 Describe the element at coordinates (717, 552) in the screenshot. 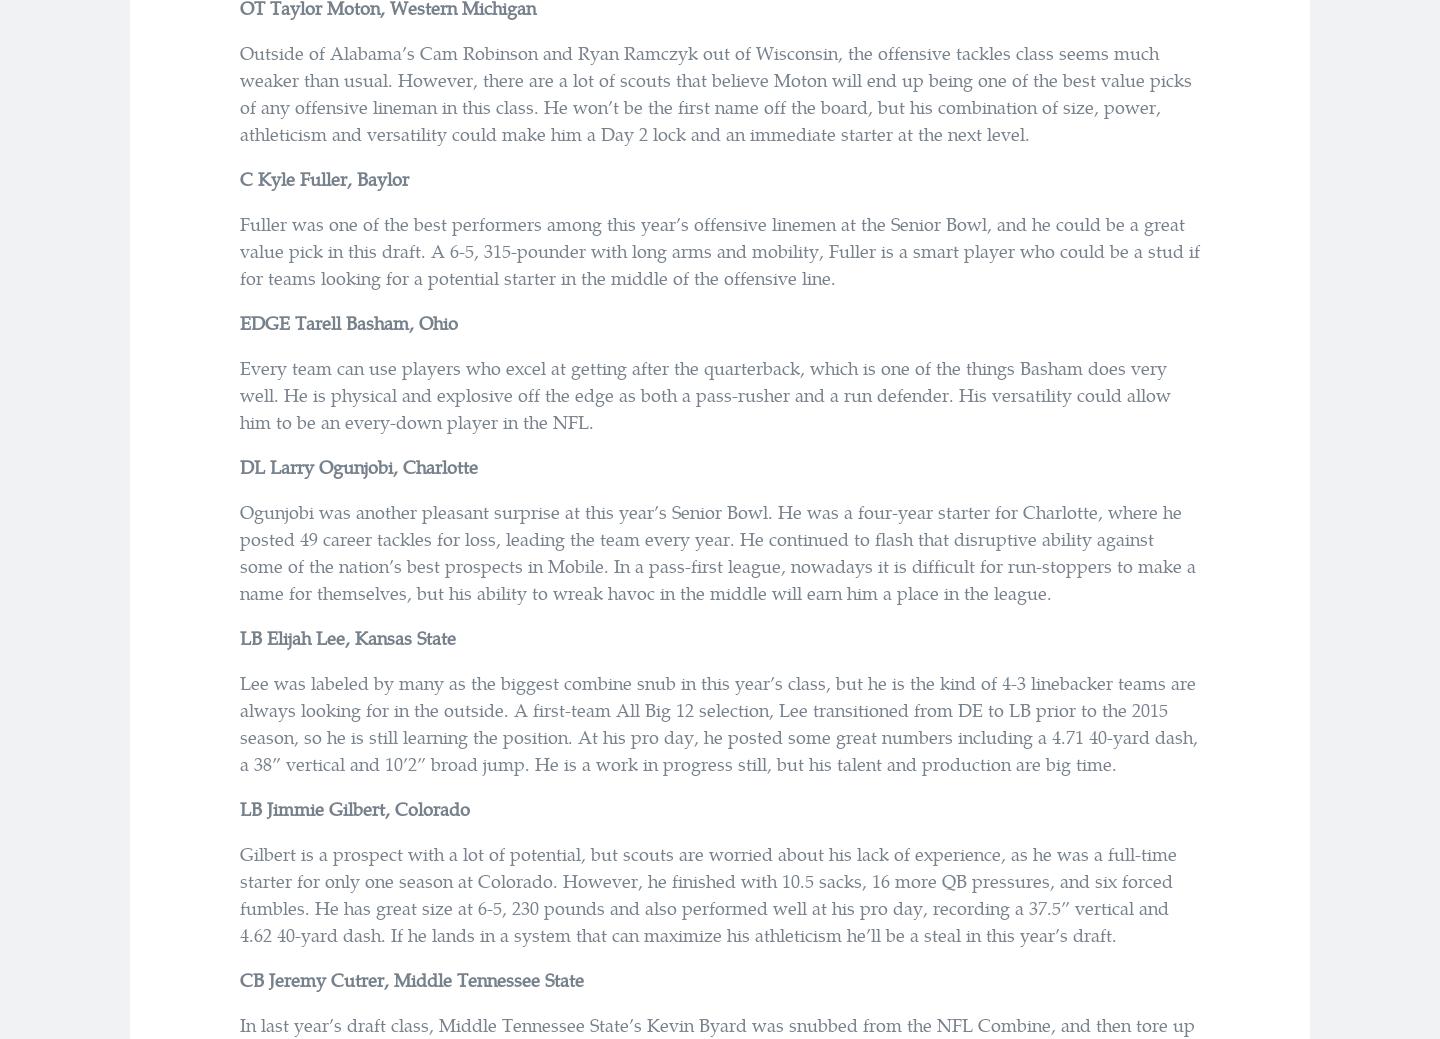

I see `'Ogunjobi was another pleasant surprise at this year’s Senior Bowl. He was a four-year starter for Charlotte, where he posted 49 career tackles for loss, leading the team every year. He continued to flash that disruptive ability against some of the nation’s best prospects in Mobile. In a pass-first league, nowadays it is difficult for run-stoppers to make a name for themselves, but his ability to wreak havoc in the middle will earn him a place in the league.'` at that location.